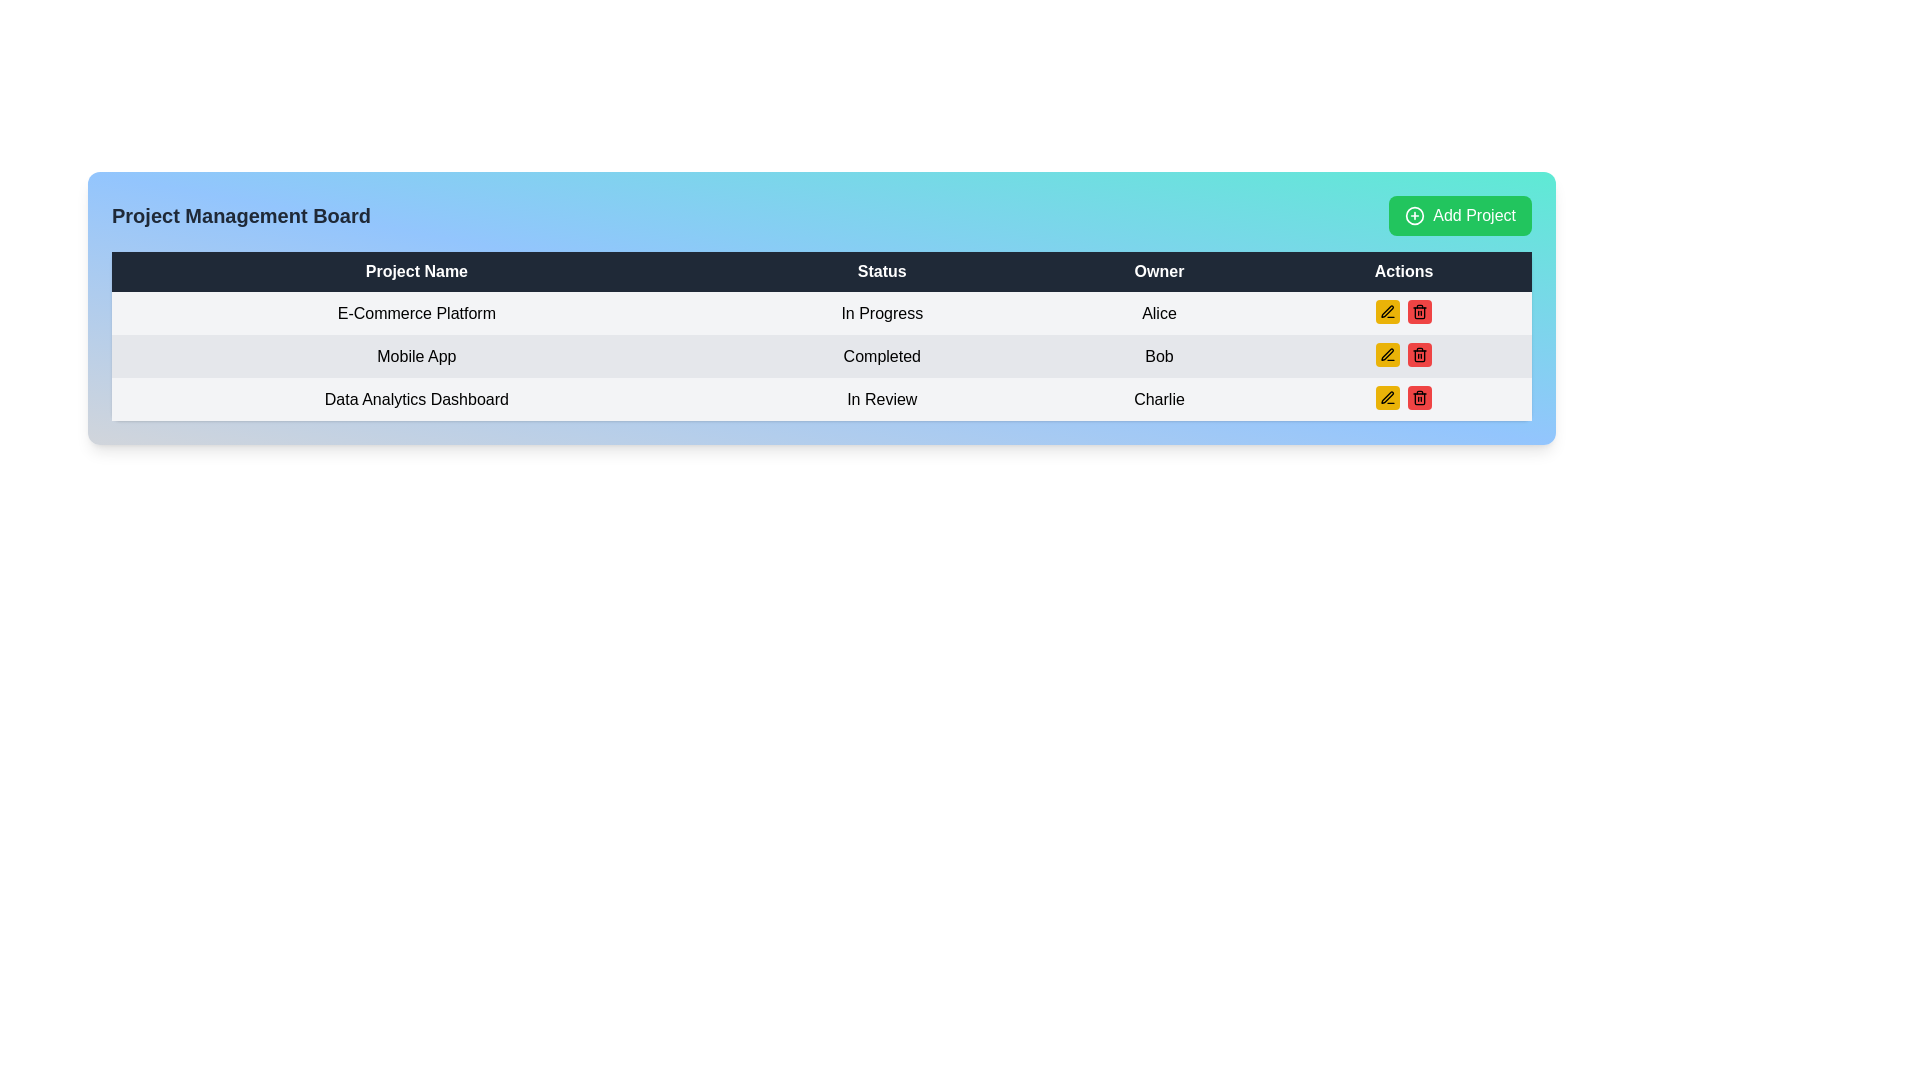  I want to click on the delete button with a trash can icon in the actions column of Bob's row to observe the hover effect, so click(1419, 312).